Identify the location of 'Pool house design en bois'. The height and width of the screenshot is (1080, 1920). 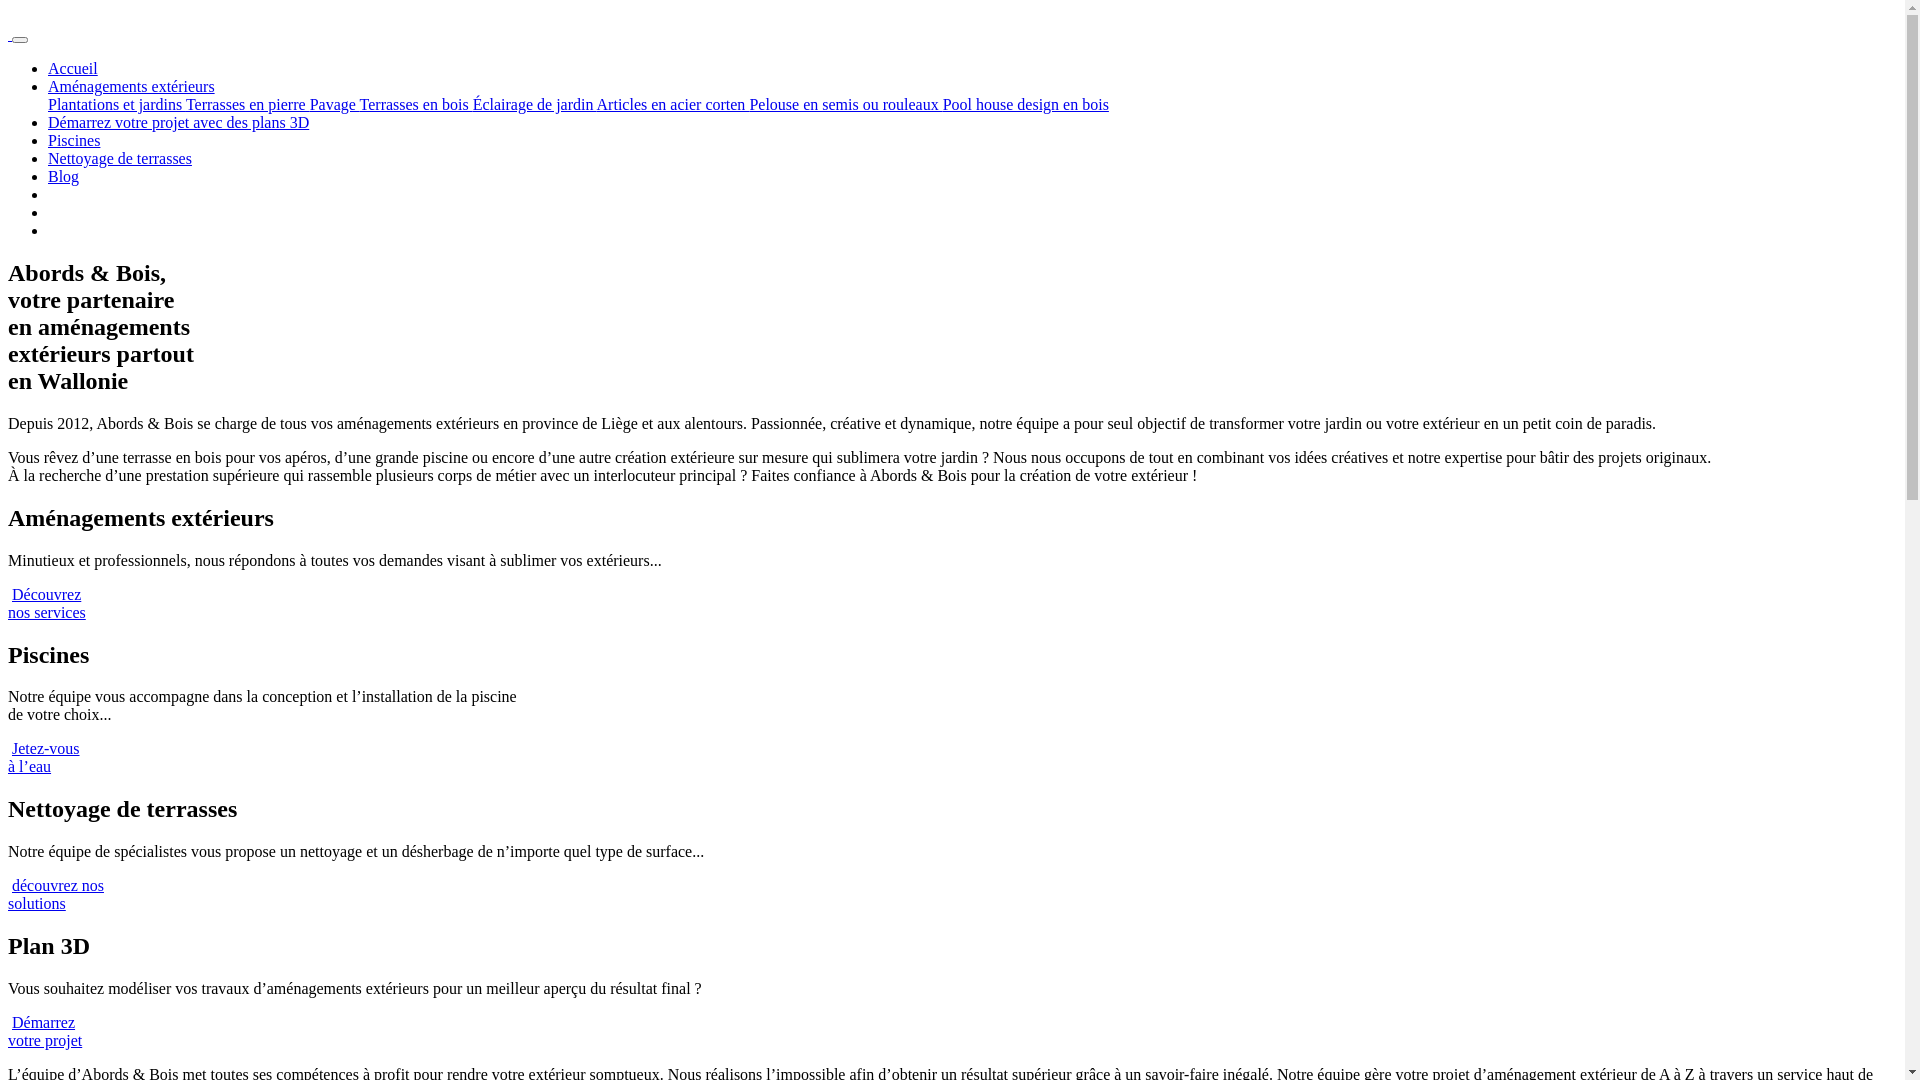
(941, 104).